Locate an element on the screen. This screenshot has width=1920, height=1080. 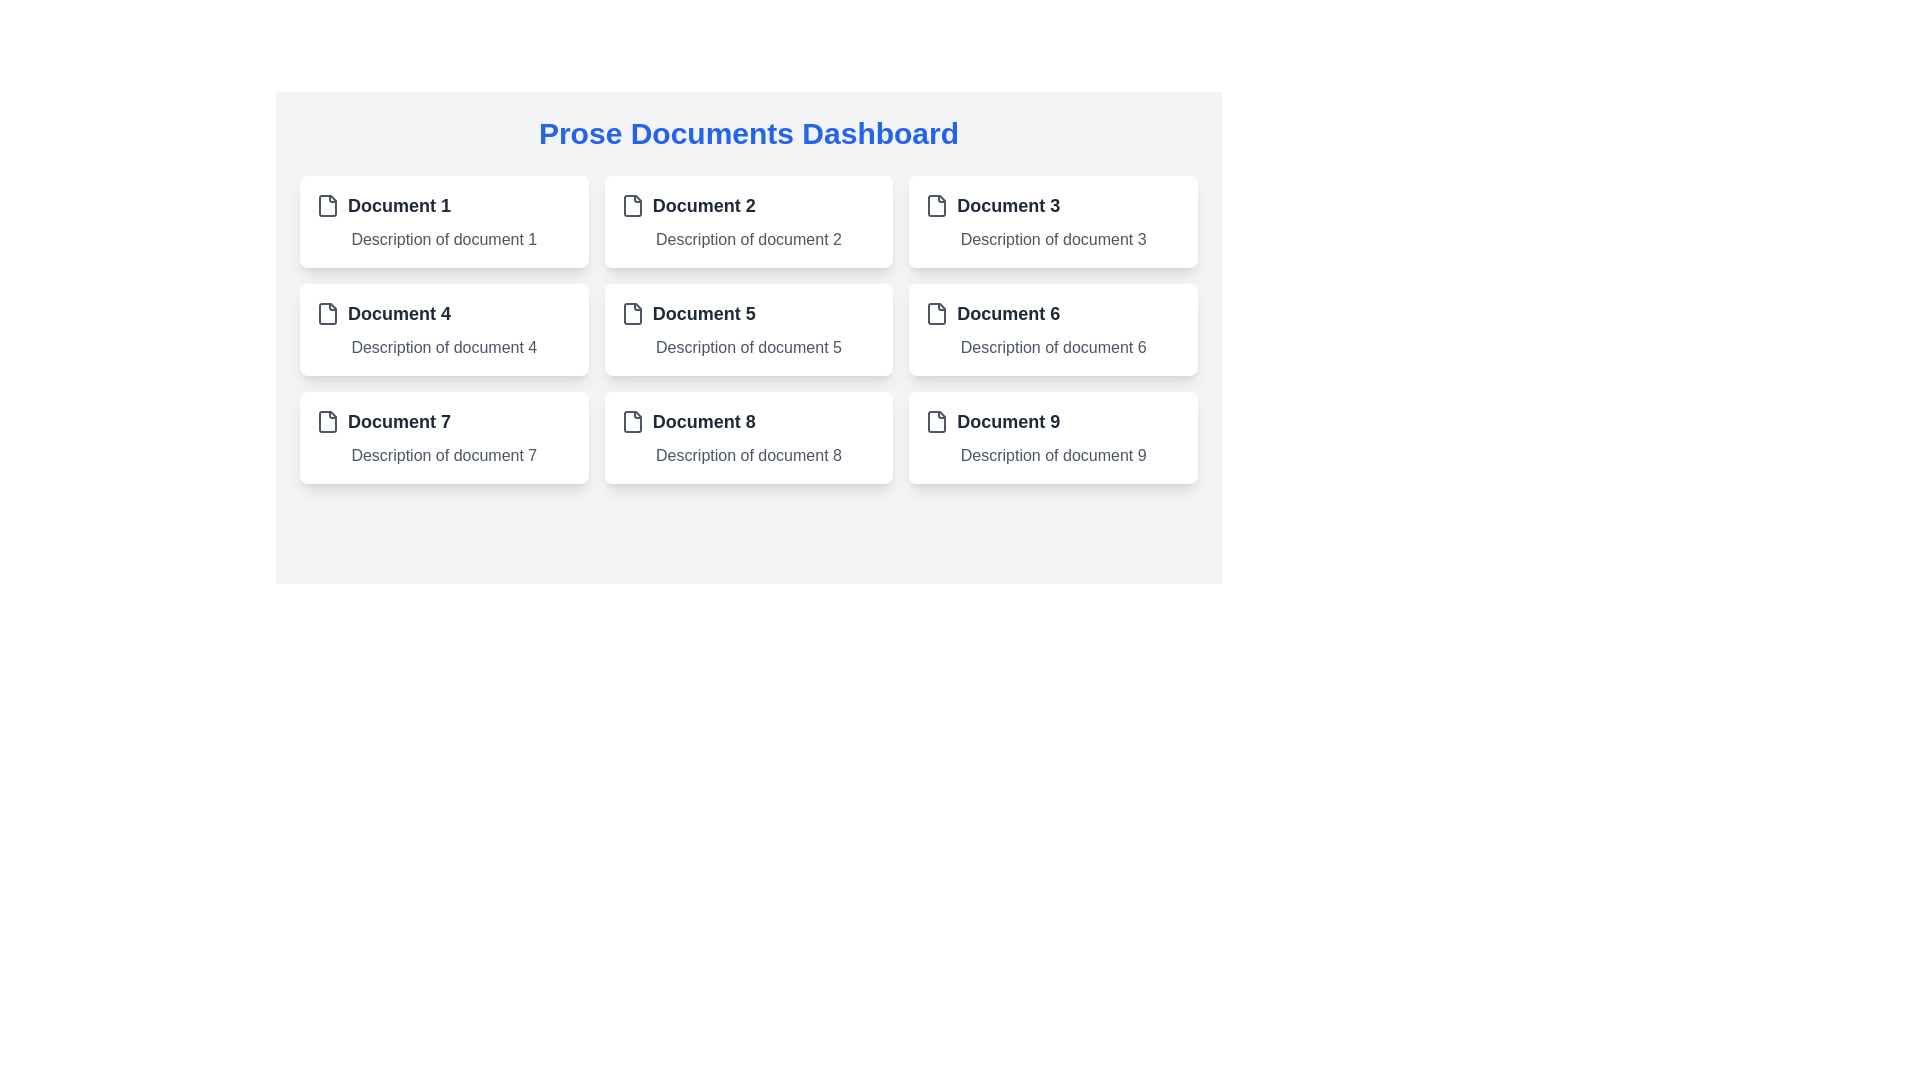
the small gray document icon located to the left of 'Document 8' text in the dashboard interface is located at coordinates (631, 420).